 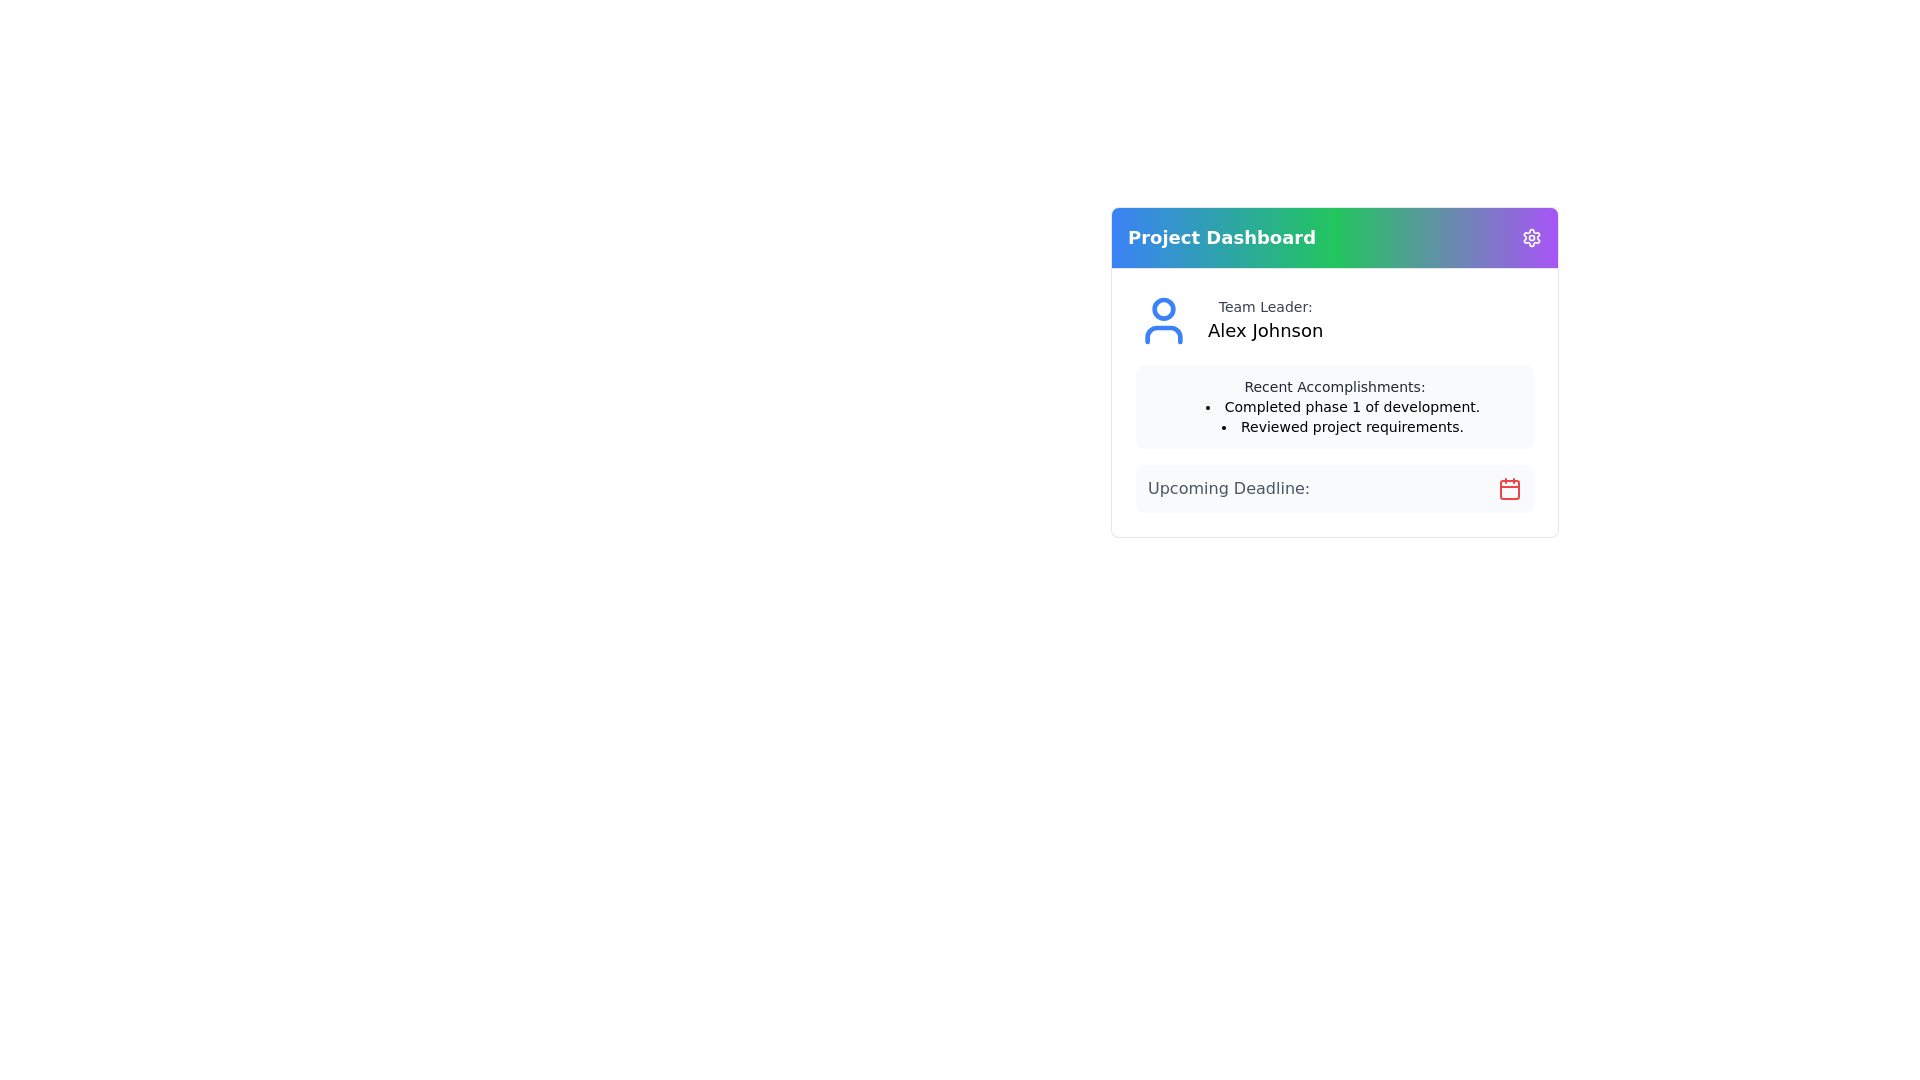 What do you see at coordinates (1264, 319) in the screenshot?
I see `the text-based informational UI component displaying 'Team Leader: Alex Johnson', located in a card-like structure to the center-right of the interface, adjacent to a blue user icon` at bounding box center [1264, 319].